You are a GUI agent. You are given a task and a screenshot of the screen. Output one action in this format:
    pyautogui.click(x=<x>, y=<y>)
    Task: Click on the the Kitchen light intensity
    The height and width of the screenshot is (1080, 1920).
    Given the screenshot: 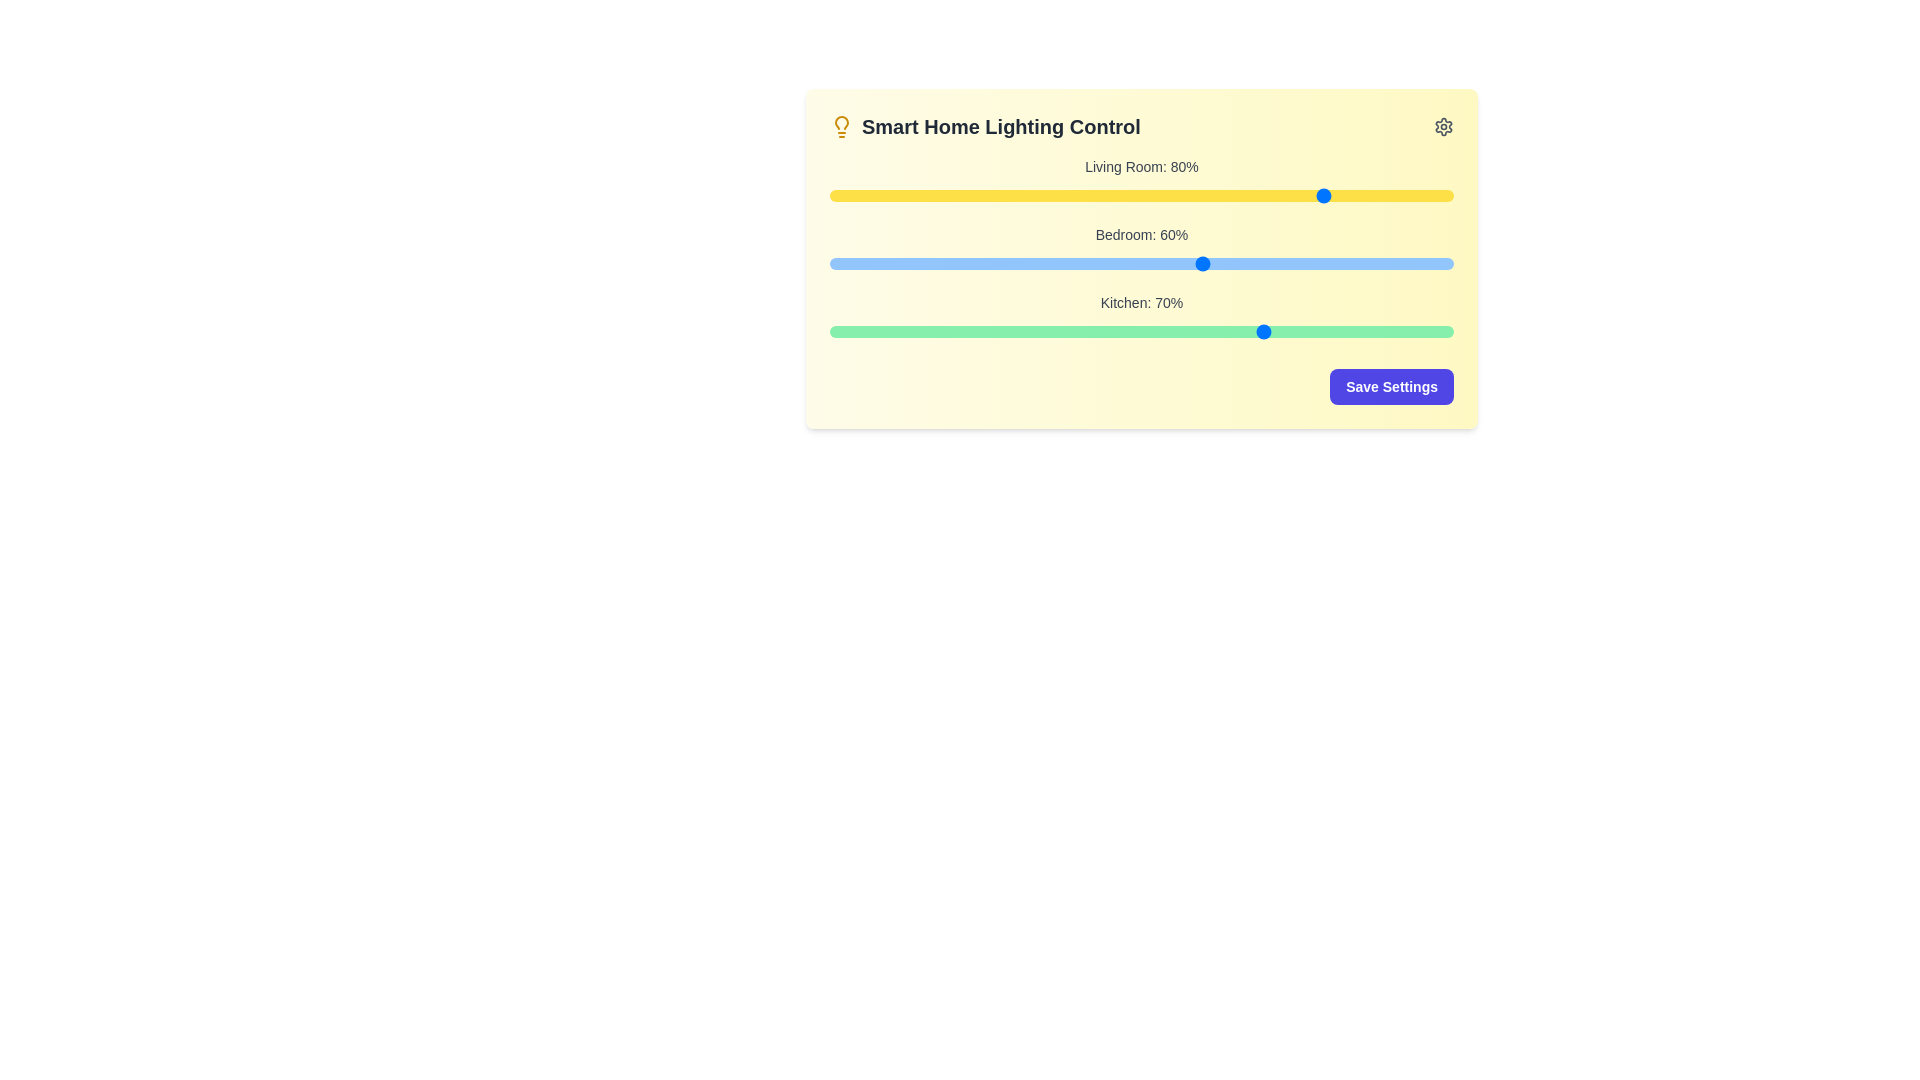 What is the action you would take?
    pyautogui.click(x=873, y=330)
    